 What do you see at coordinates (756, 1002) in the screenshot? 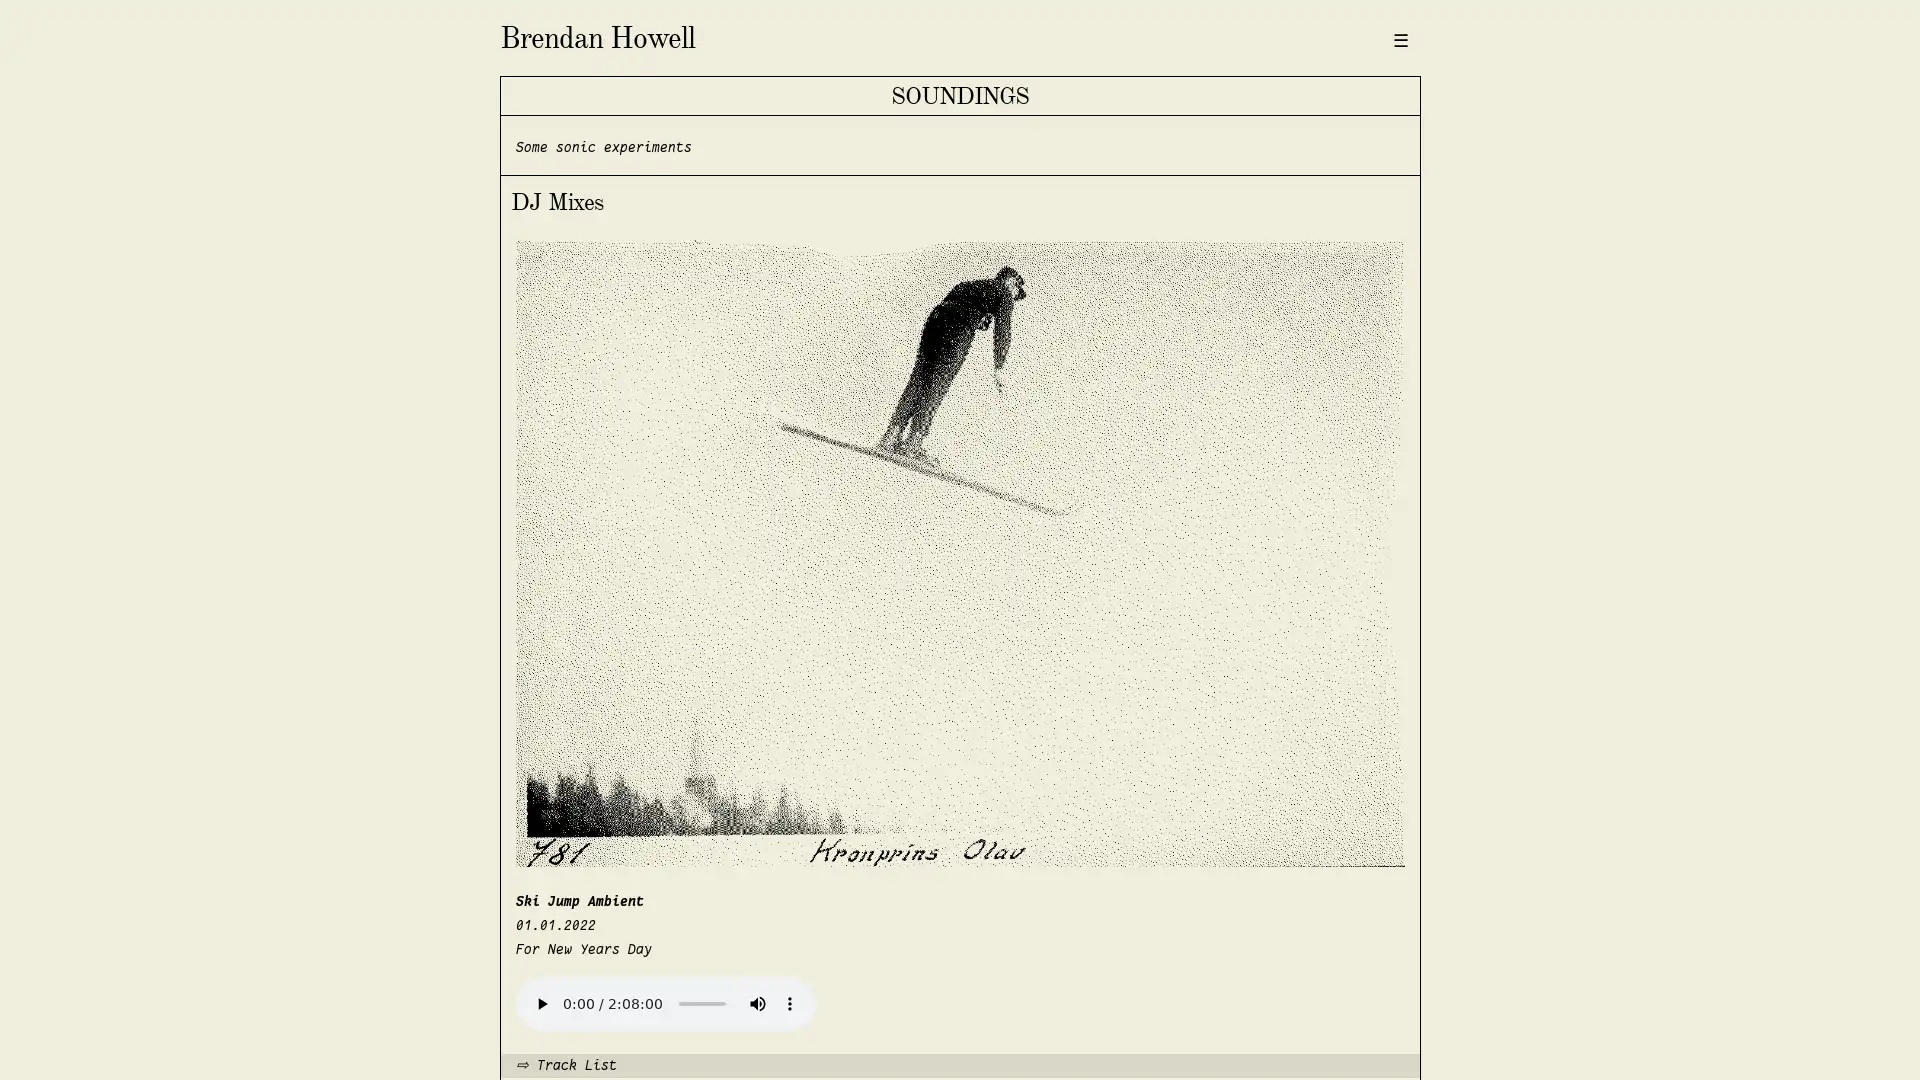
I see `mute` at bounding box center [756, 1002].